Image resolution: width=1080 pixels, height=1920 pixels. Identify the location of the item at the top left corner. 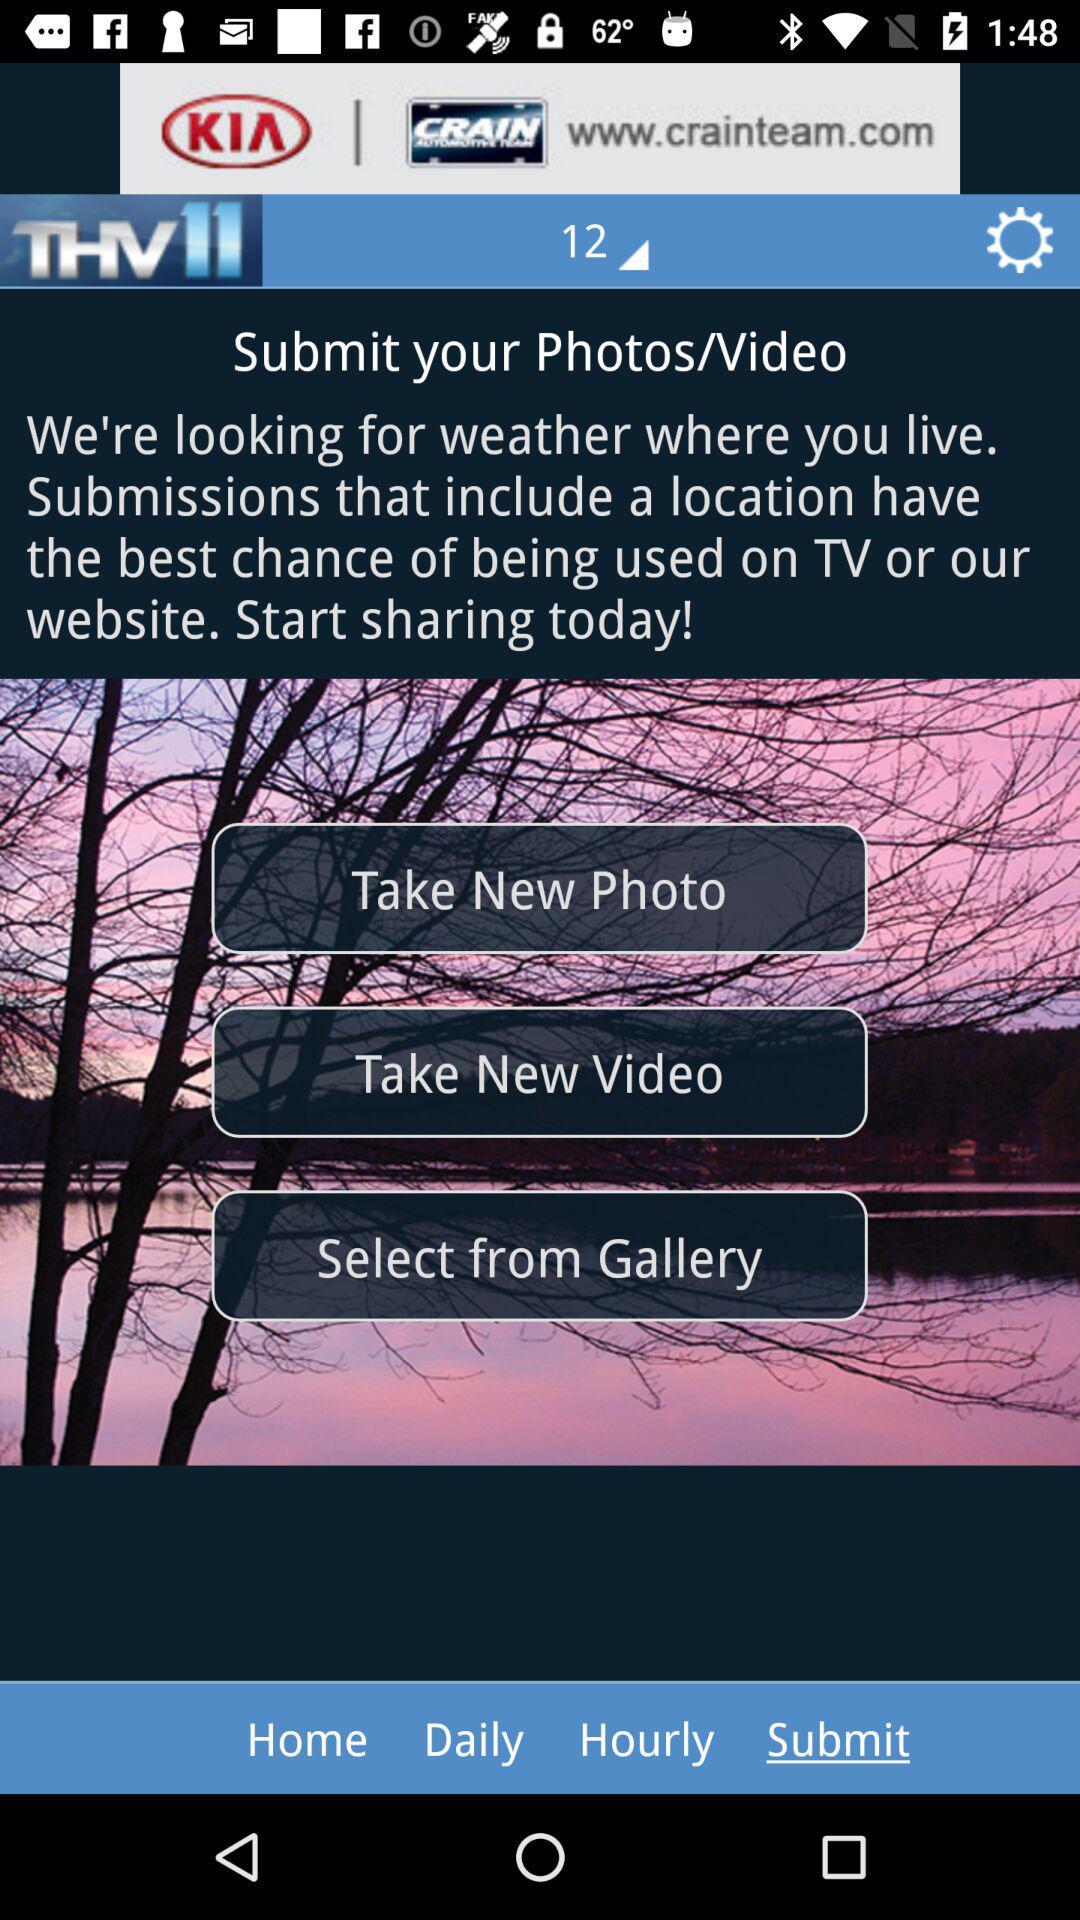
(131, 240).